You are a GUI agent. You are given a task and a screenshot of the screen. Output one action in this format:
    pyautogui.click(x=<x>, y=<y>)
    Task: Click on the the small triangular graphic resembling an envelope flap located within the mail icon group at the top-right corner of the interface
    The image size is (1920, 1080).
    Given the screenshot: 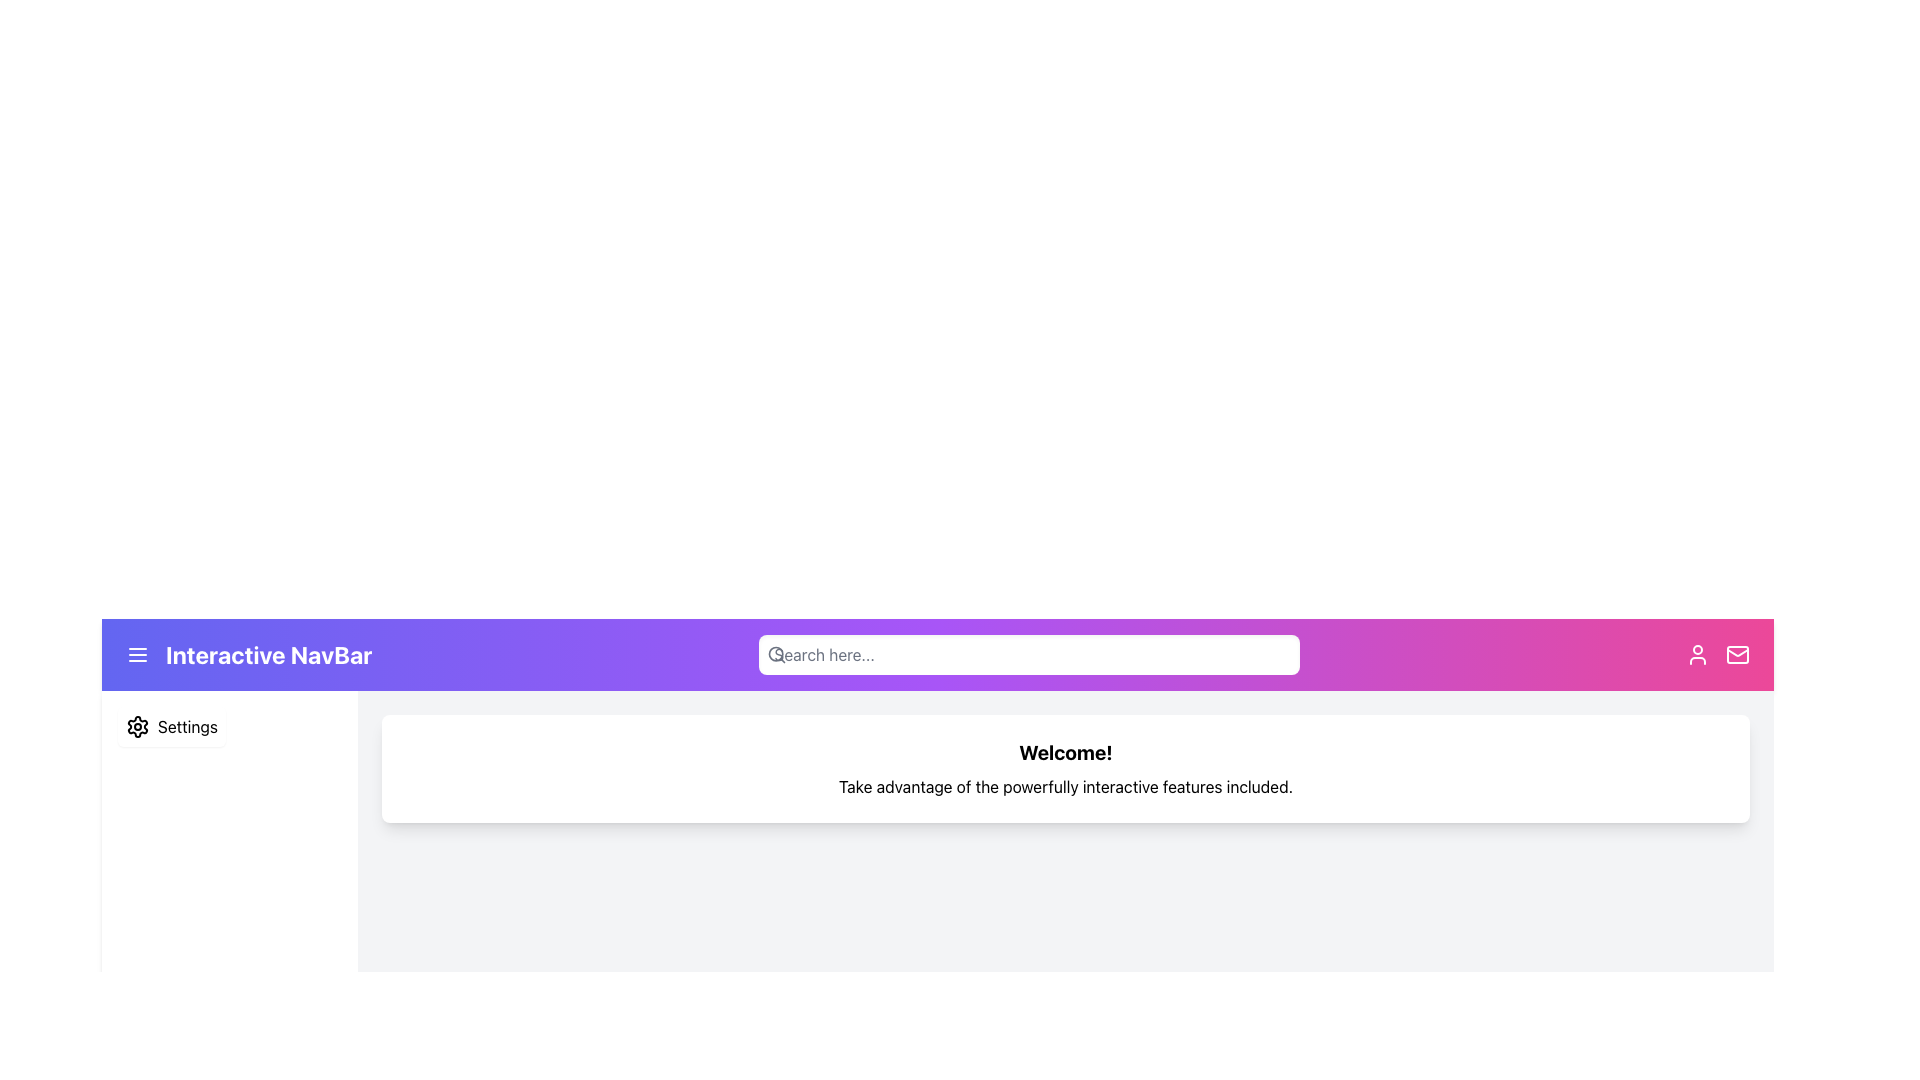 What is the action you would take?
    pyautogui.click(x=1736, y=651)
    